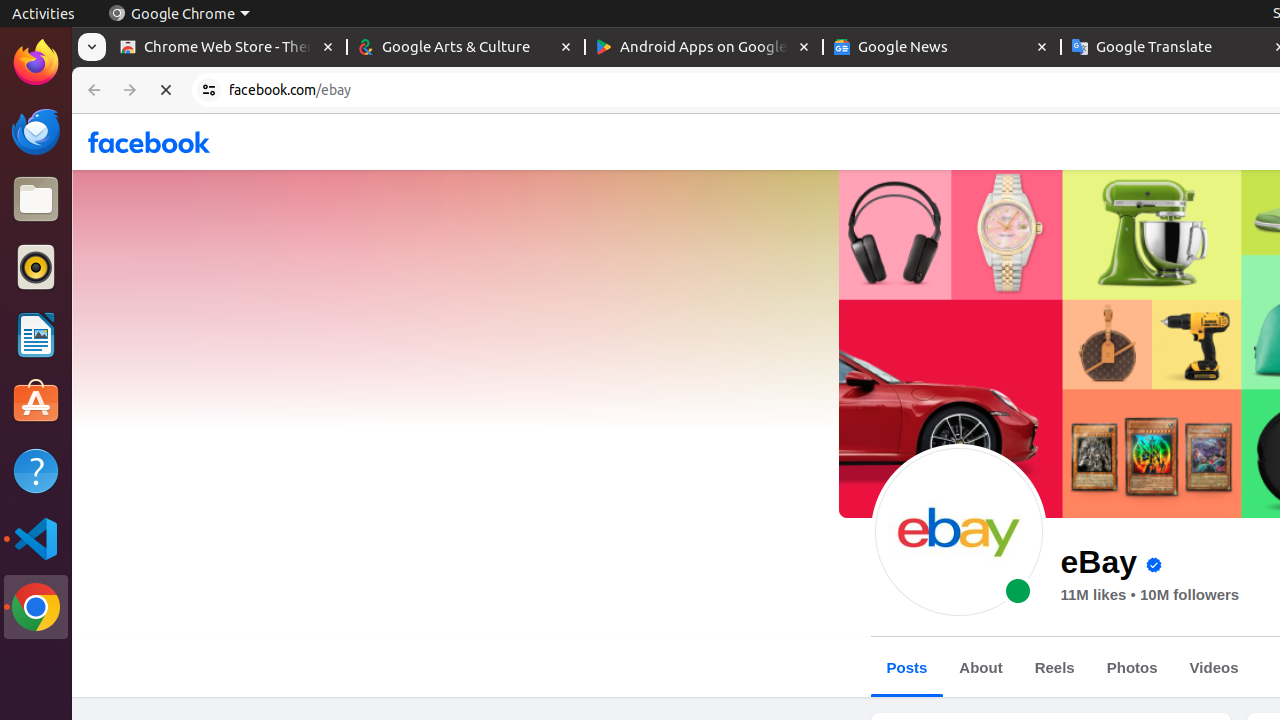 The height and width of the screenshot is (720, 1280). I want to click on 'Photos', so click(1132, 667).